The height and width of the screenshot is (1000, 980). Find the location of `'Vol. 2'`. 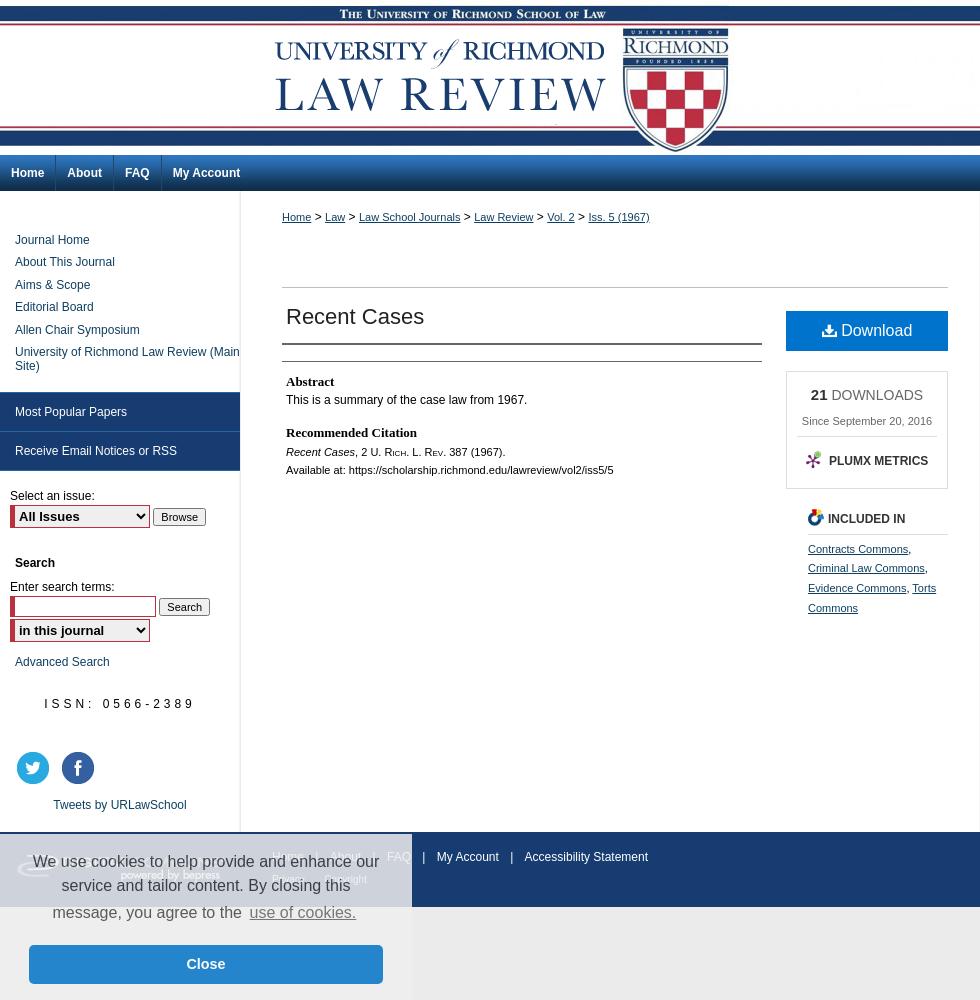

'Vol. 2' is located at coordinates (560, 216).